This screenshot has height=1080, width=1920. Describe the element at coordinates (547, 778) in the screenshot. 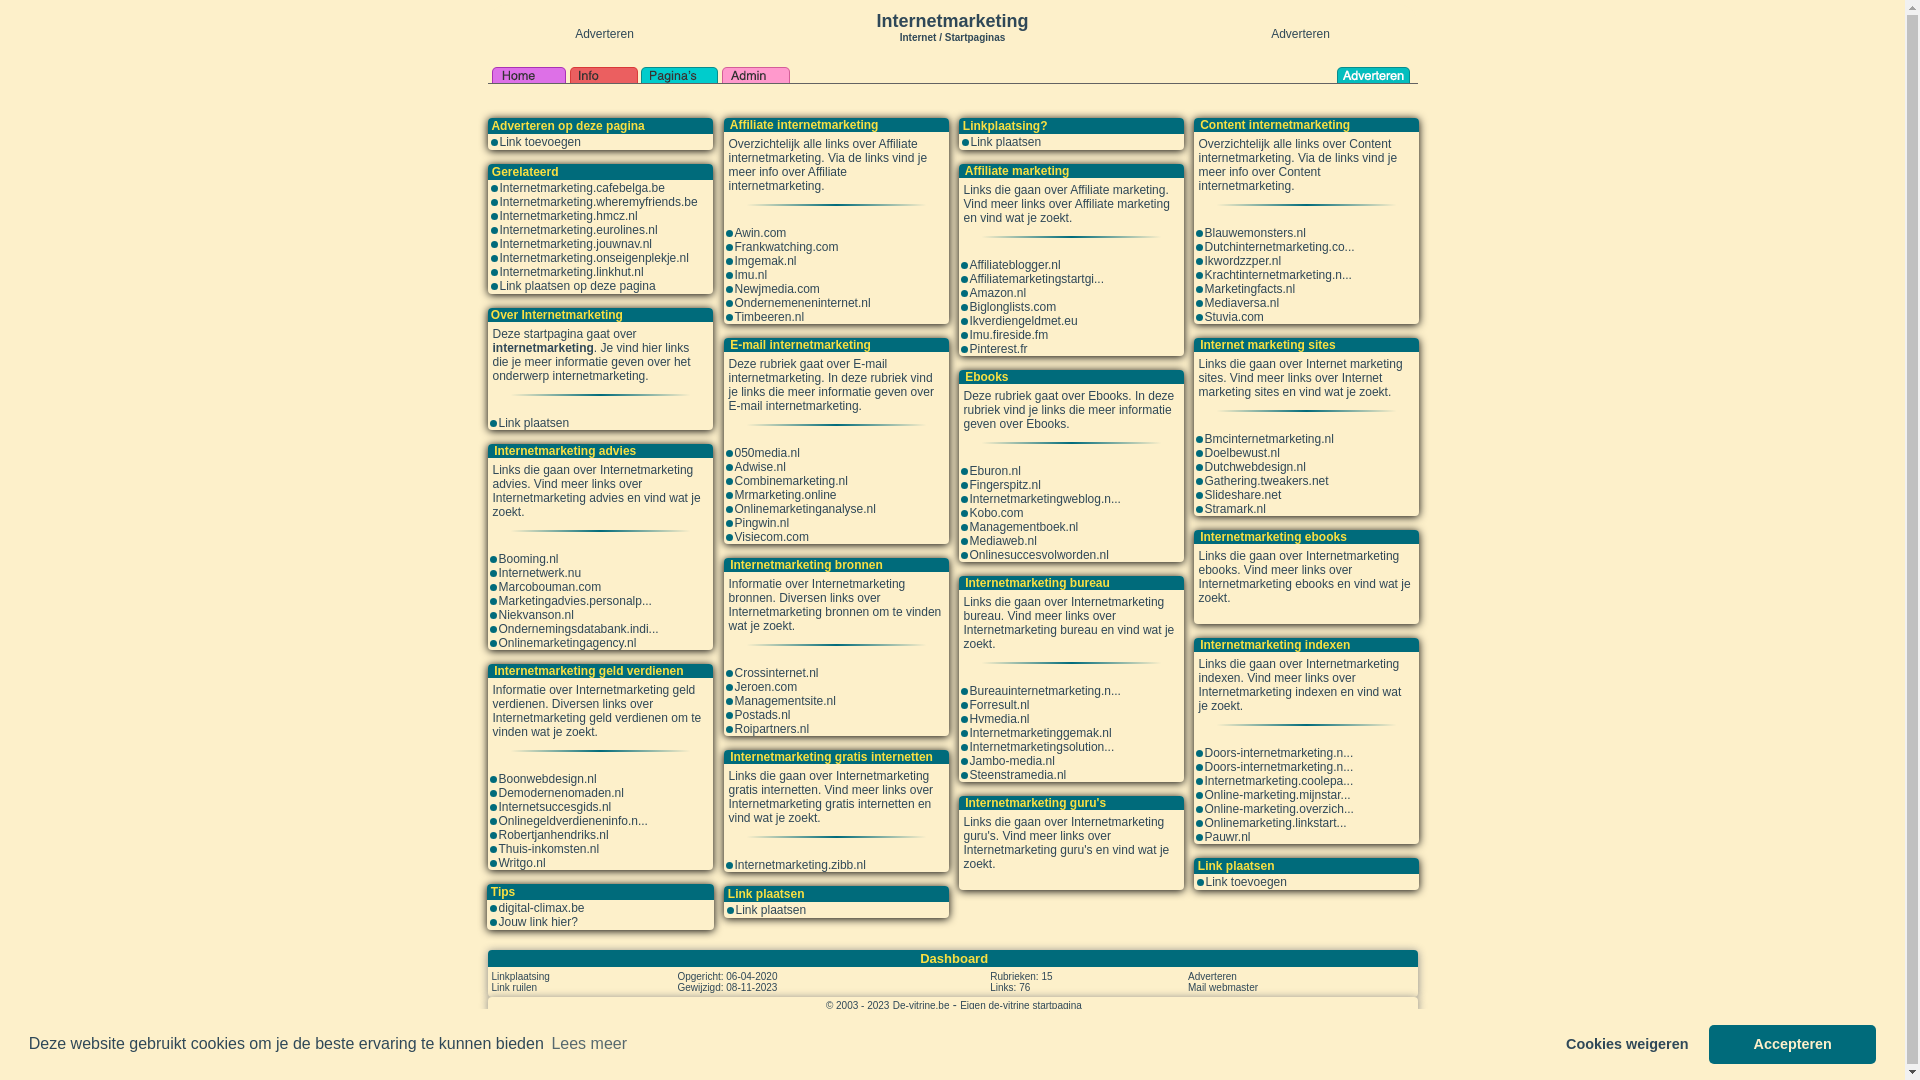

I see `'Boonwebdesign.nl'` at that location.